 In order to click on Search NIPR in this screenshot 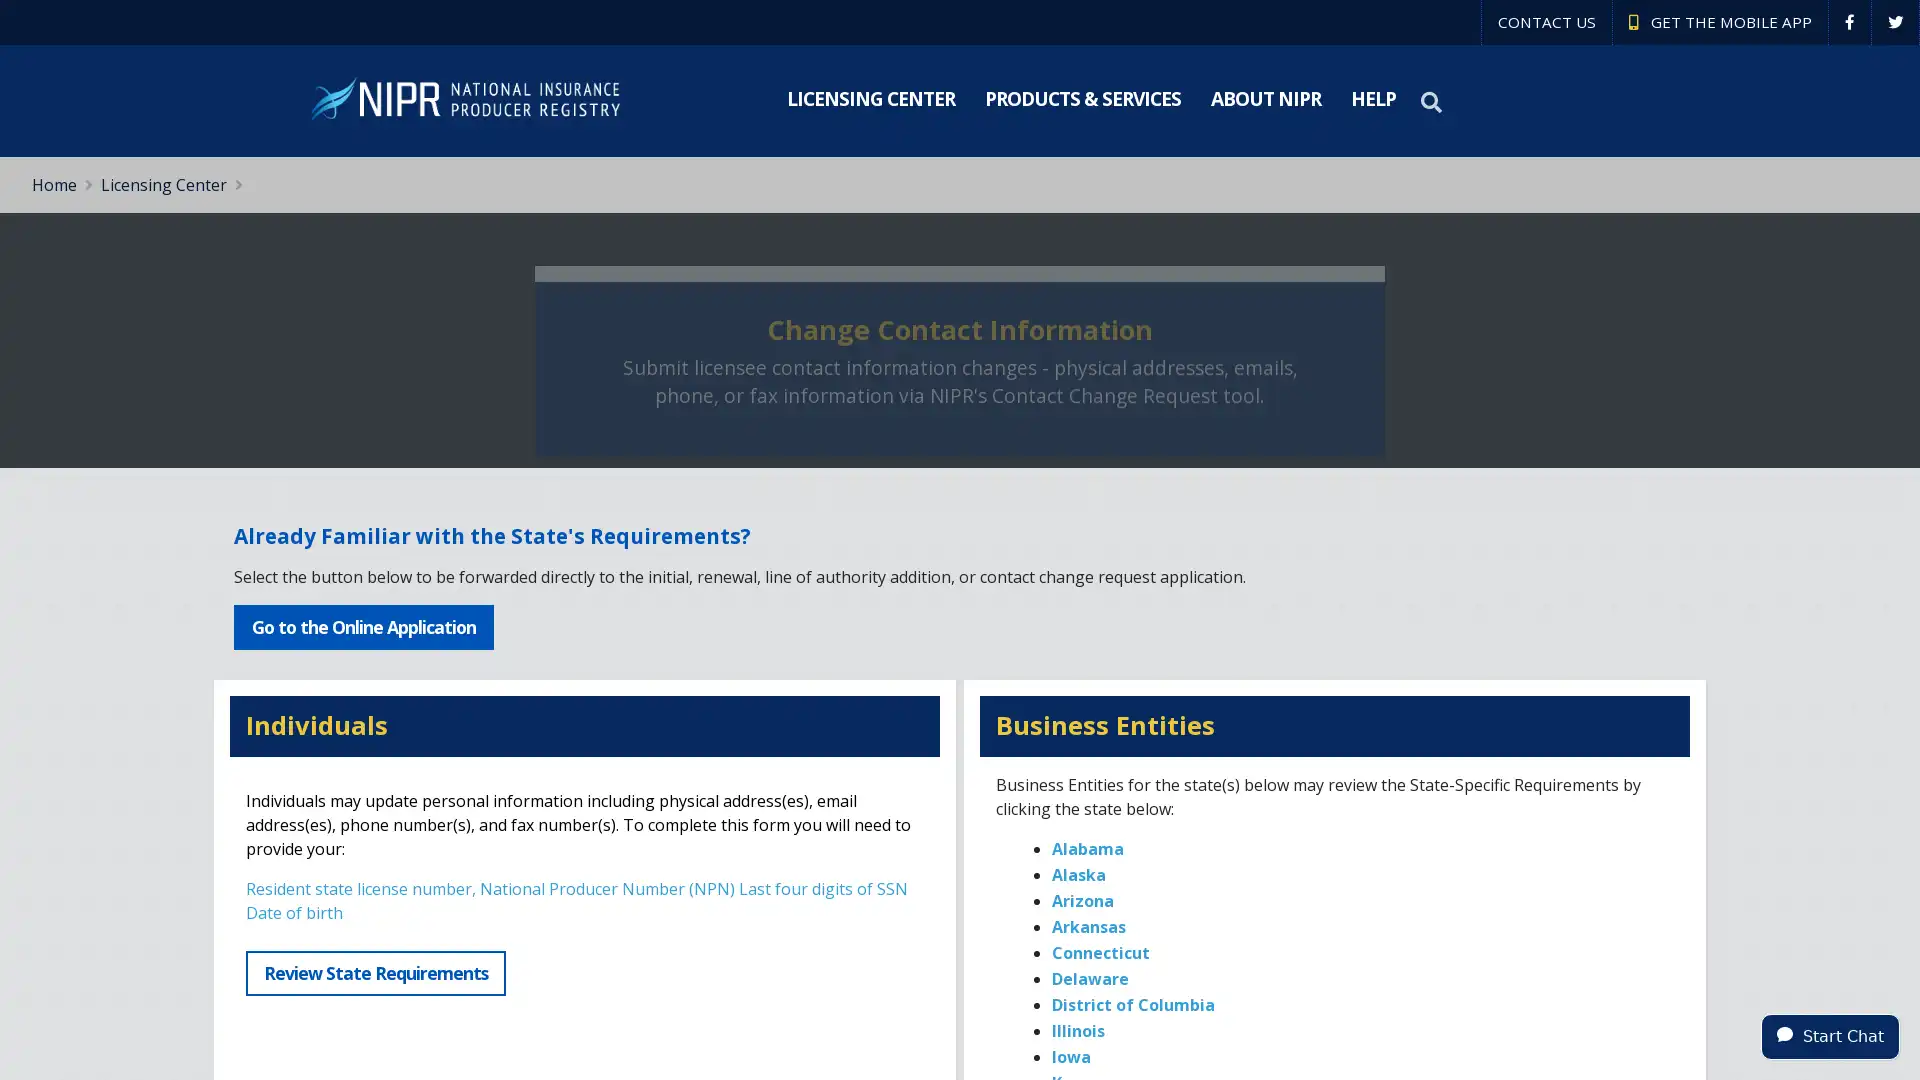, I will do `click(1433, 101)`.